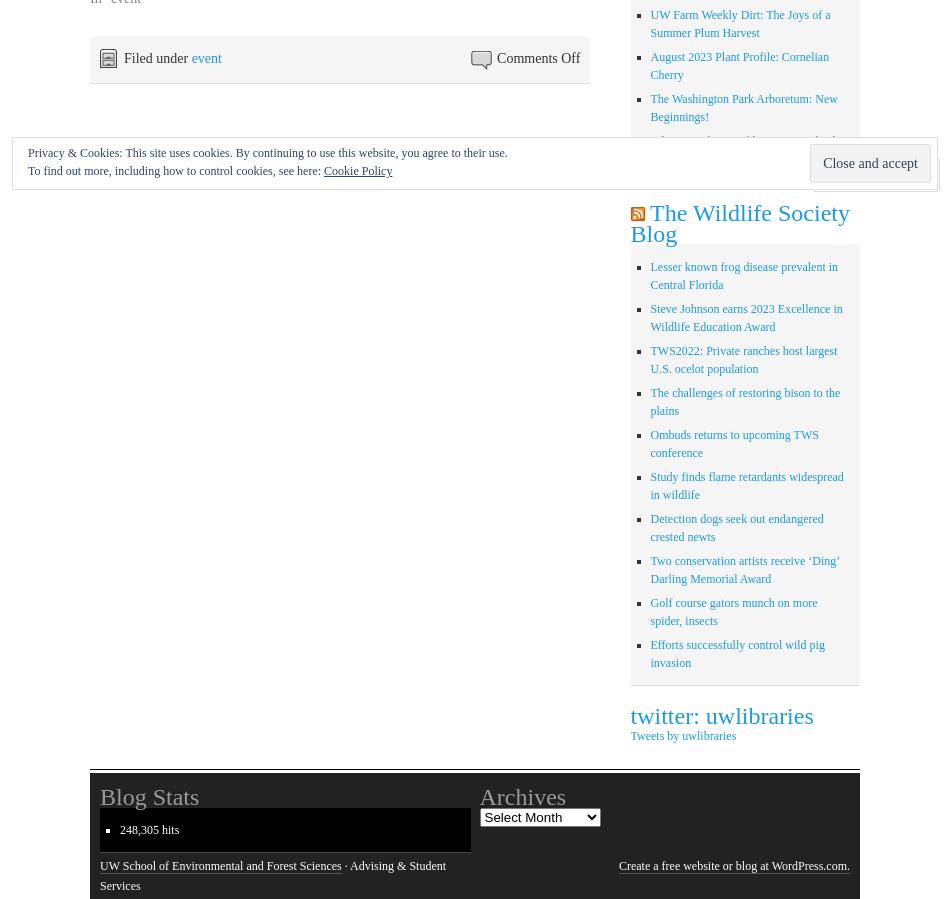 This screenshot has width=950, height=899. Describe the element at coordinates (272, 875) in the screenshot. I see `'· Advising & Student Services'` at that location.